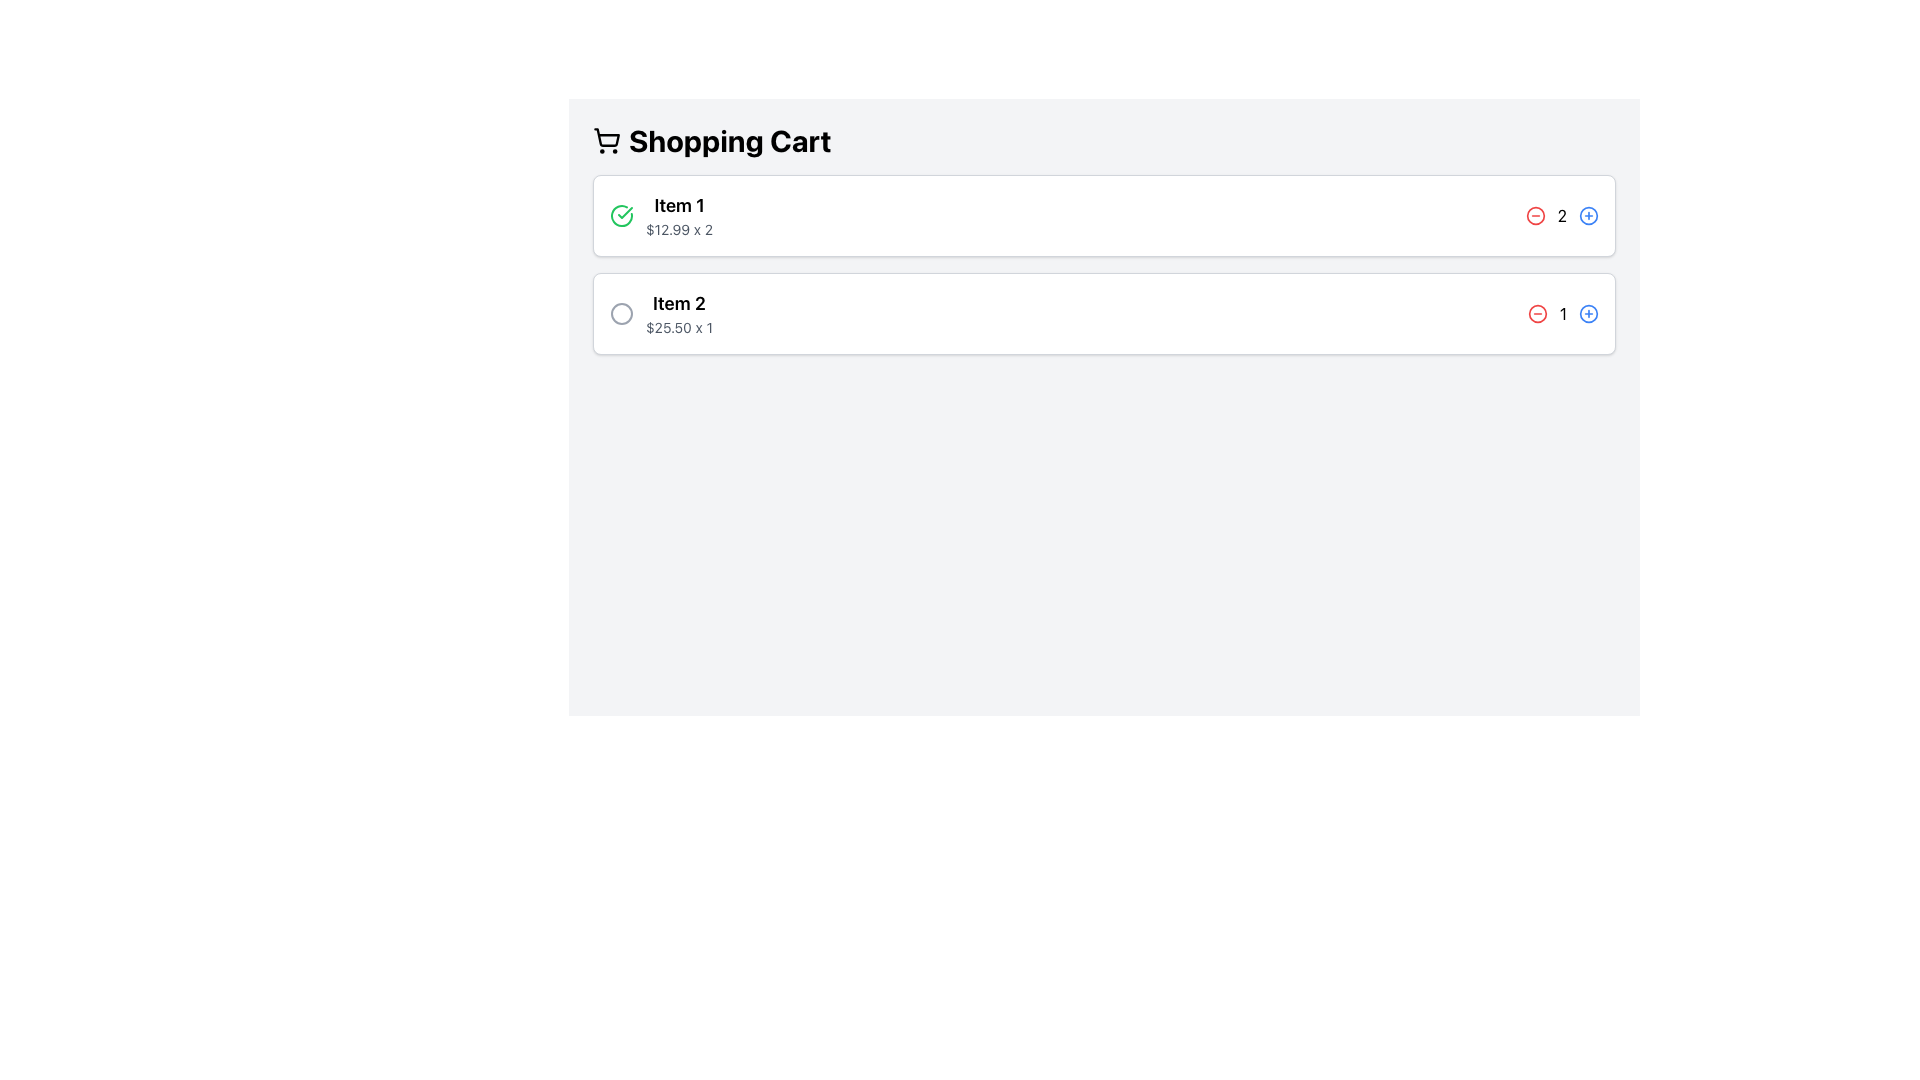  Describe the element at coordinates (679, 229) in the screenshot. I see `text element displaying '$12.99 x 2', which is styled in gray and positioned below the title 'Item 1' in the shopping cart list` at that location.